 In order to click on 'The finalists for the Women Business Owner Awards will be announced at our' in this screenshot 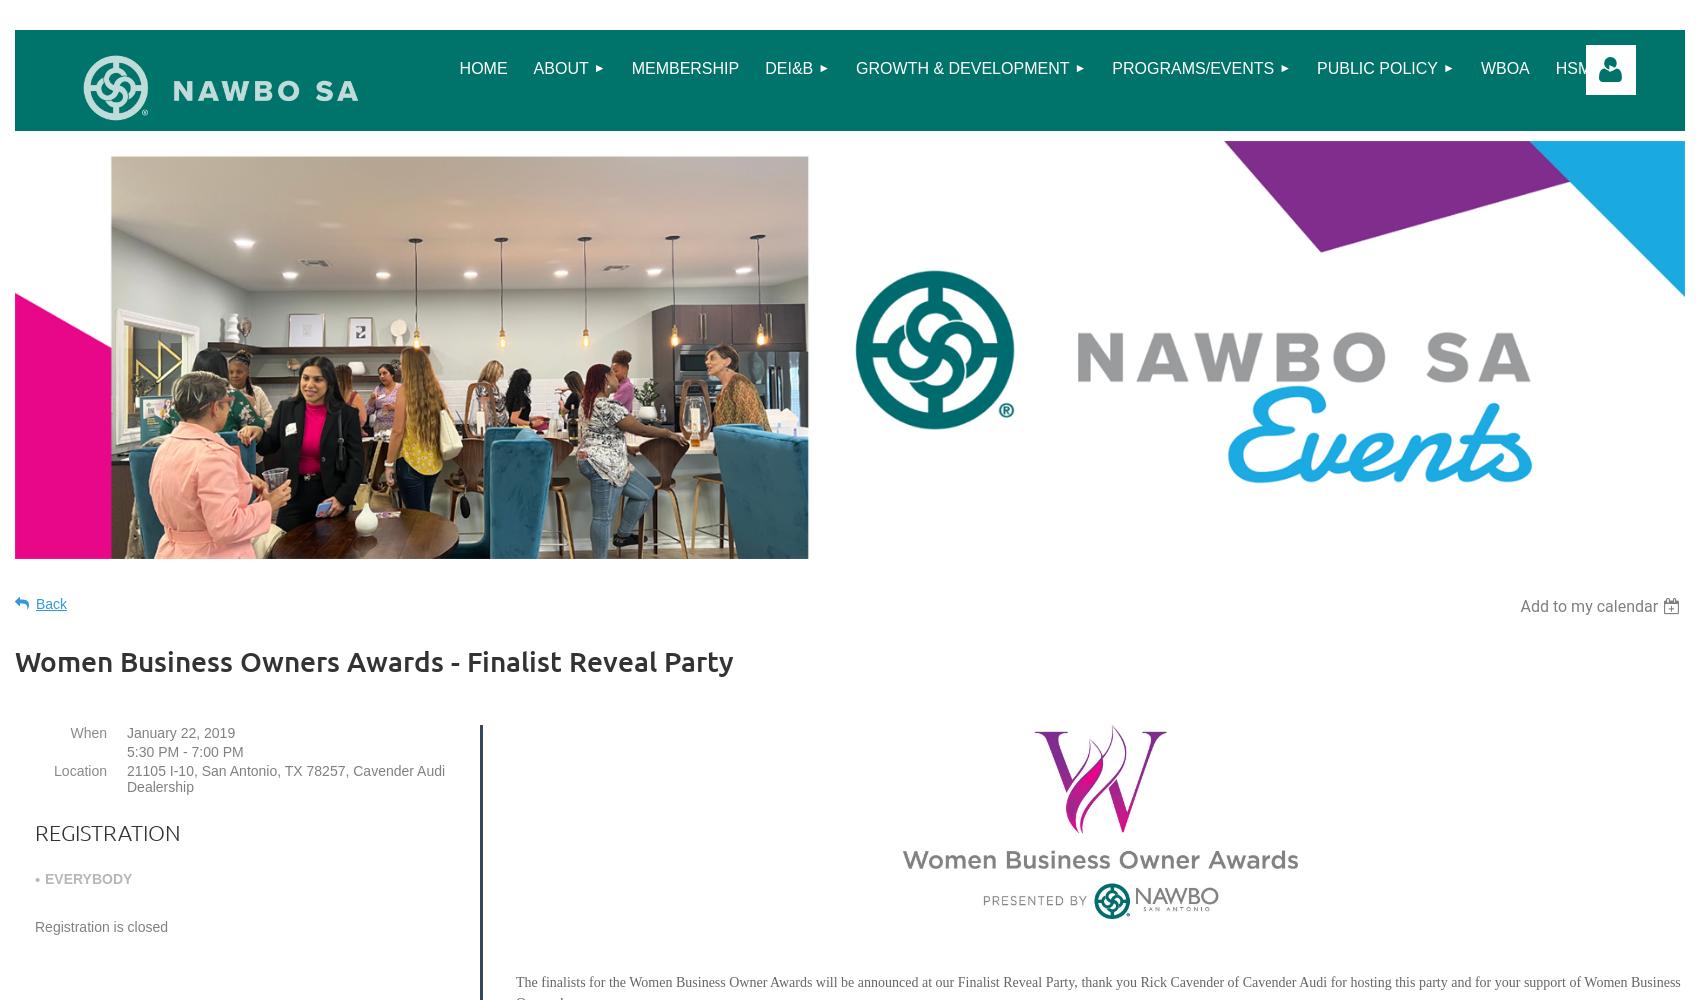, I will do `click(736, 981)`.